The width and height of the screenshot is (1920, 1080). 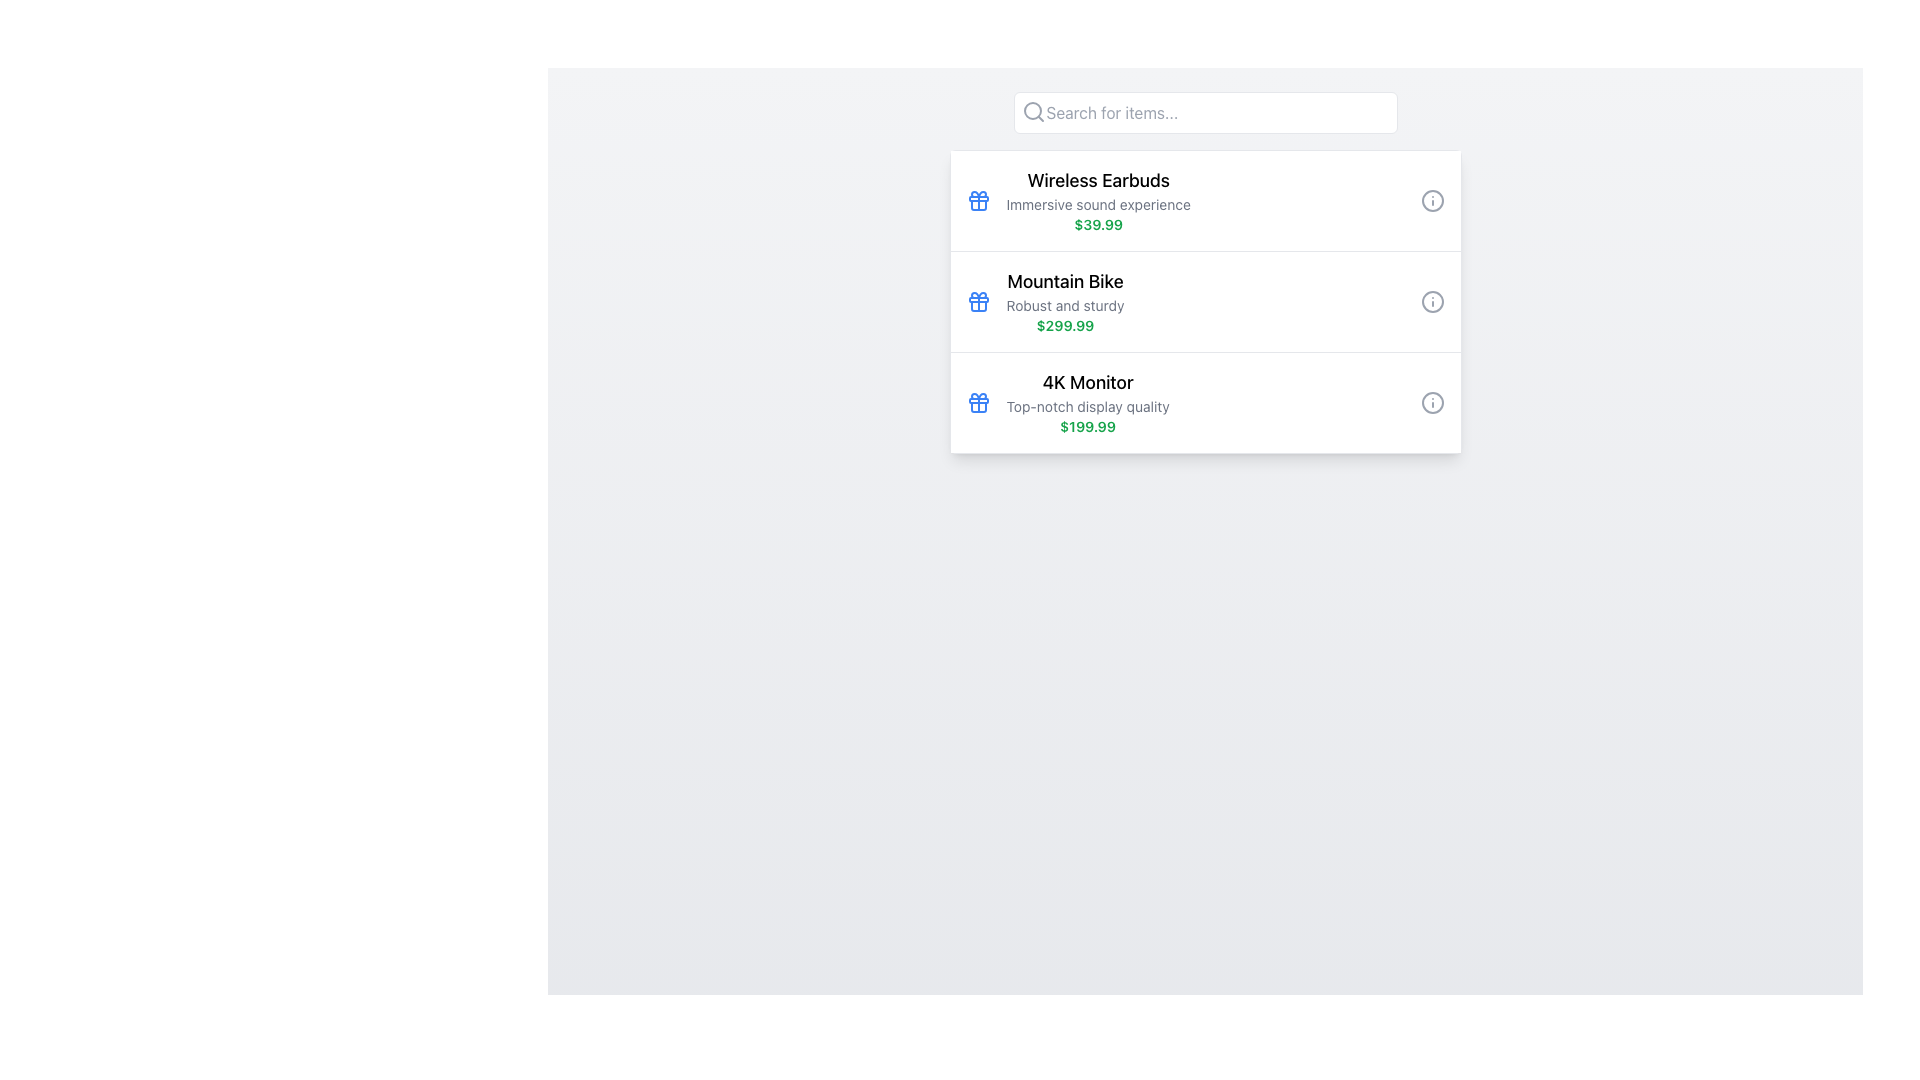 I want to click on the bottom portion of the gift box icon located to the left of the '4K Monitor' text entry, so click(x=978, y=406).